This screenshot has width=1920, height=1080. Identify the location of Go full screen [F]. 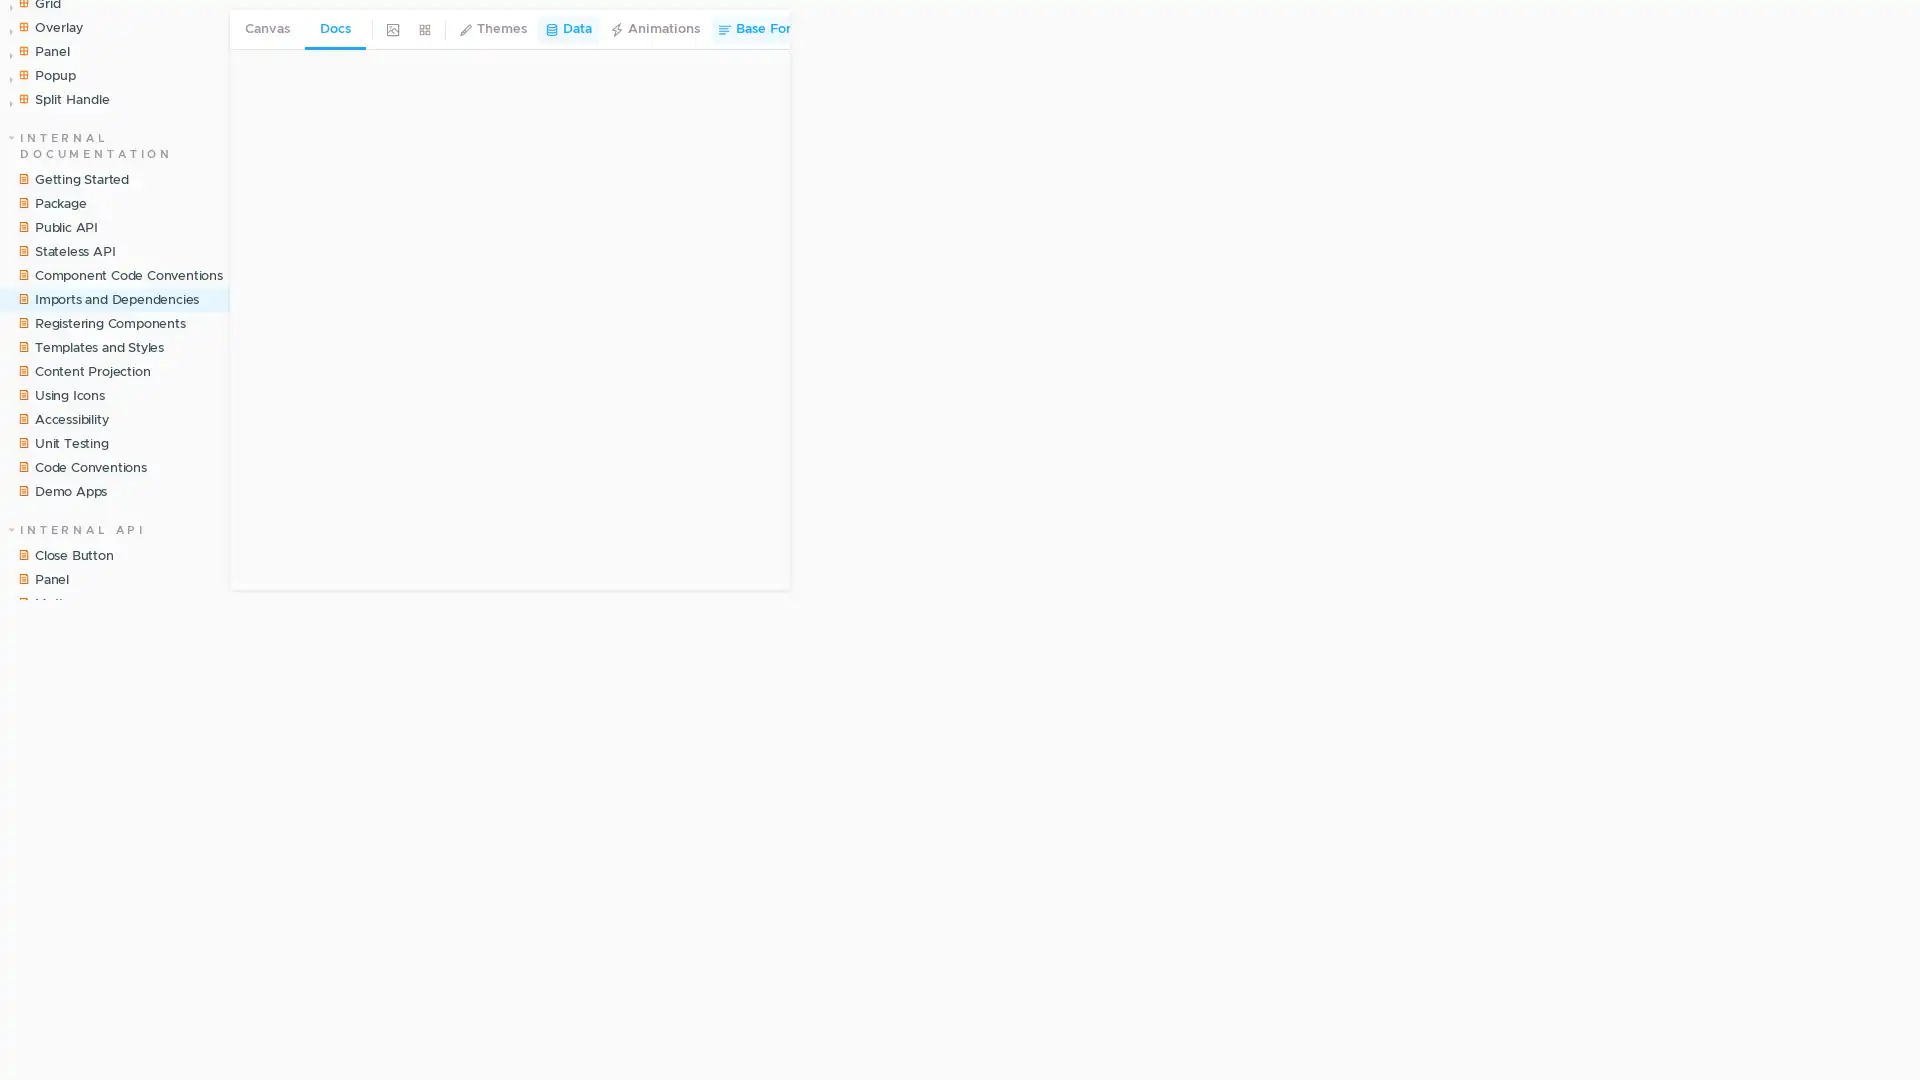
(1888, 30).